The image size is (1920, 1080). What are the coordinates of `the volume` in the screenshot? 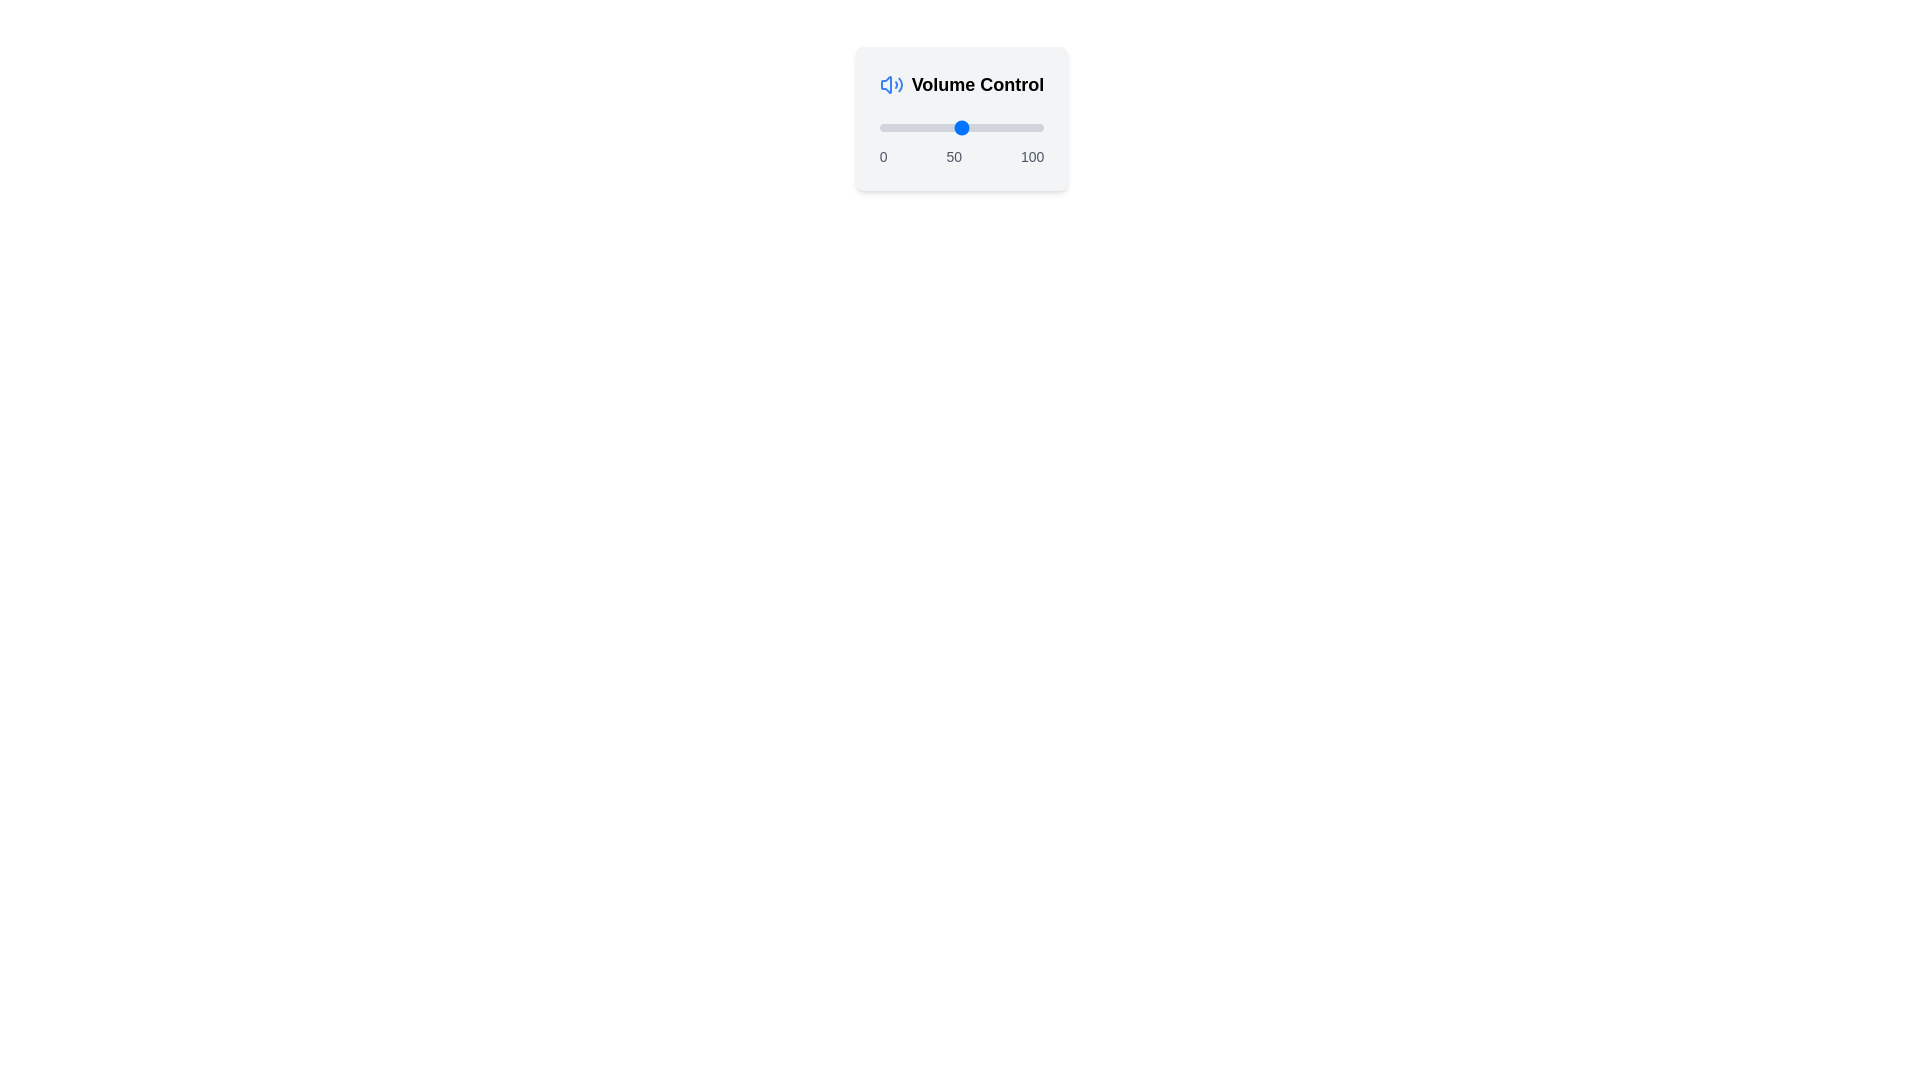 It's located at (976, 127).